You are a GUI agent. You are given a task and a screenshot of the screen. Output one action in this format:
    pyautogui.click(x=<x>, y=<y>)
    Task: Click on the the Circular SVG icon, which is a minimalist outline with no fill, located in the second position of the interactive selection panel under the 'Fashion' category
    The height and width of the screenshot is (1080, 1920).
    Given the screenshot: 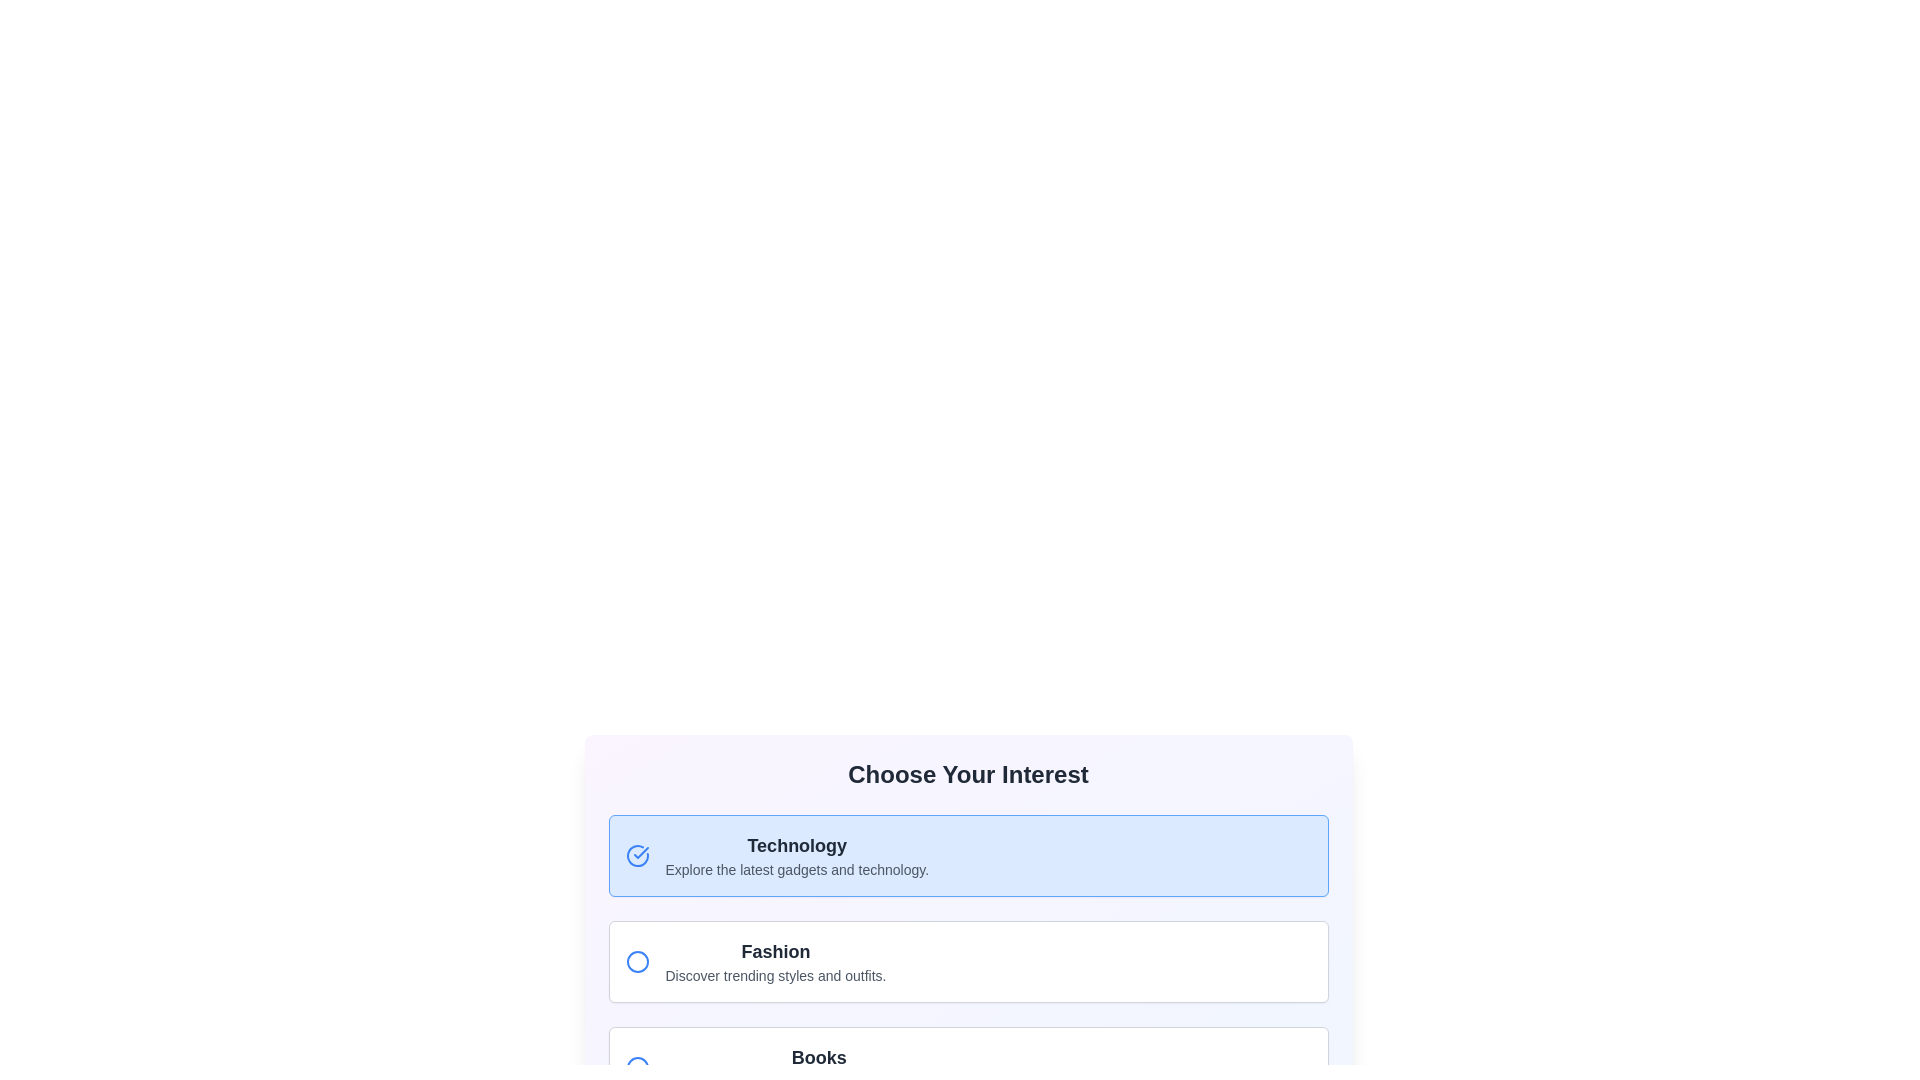 What is the action you would take?
    pyautogui.click(x=636, y=960)
    